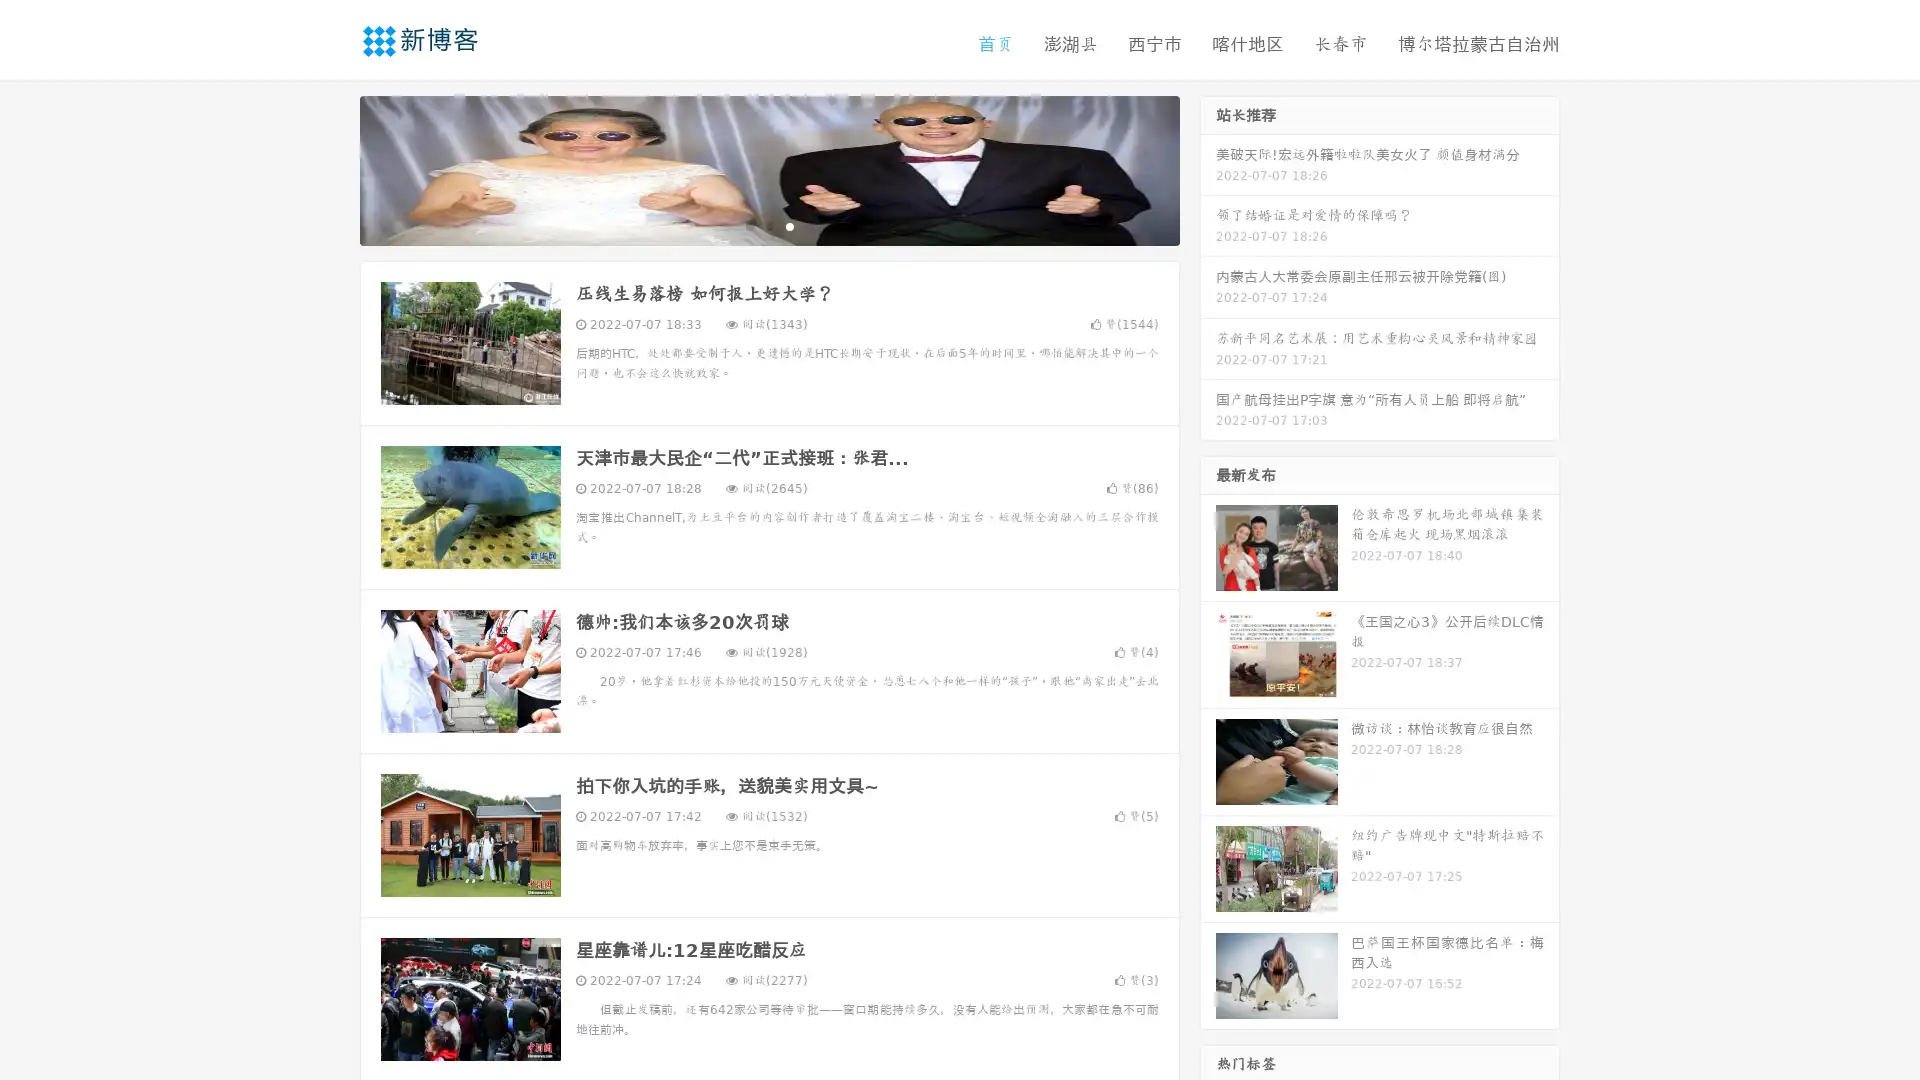 The image size is (1920, 1080). What do you see at coordinates (330, 168) in the screenshot?
I see `Previous slide` at bounding box center [330, 168].